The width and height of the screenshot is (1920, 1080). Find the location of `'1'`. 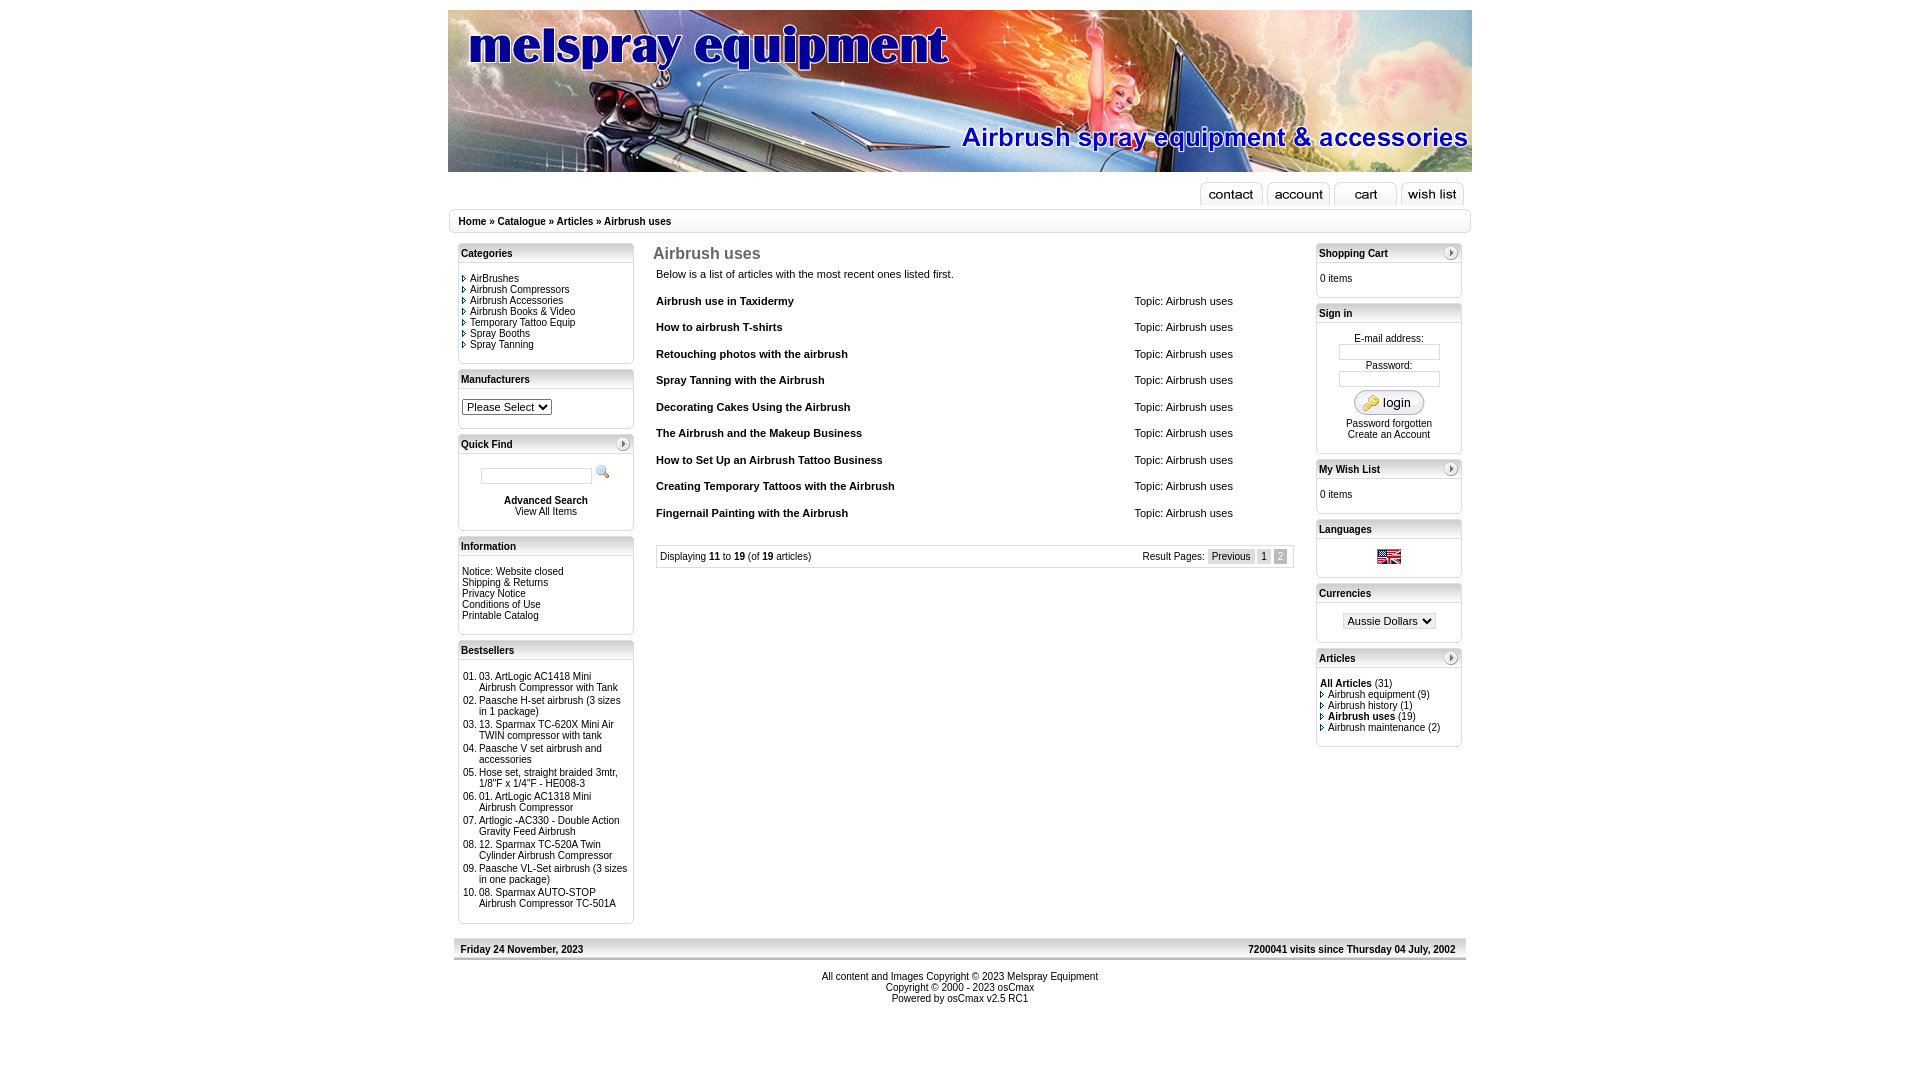

'1' is located at coordinates (1256, 556).